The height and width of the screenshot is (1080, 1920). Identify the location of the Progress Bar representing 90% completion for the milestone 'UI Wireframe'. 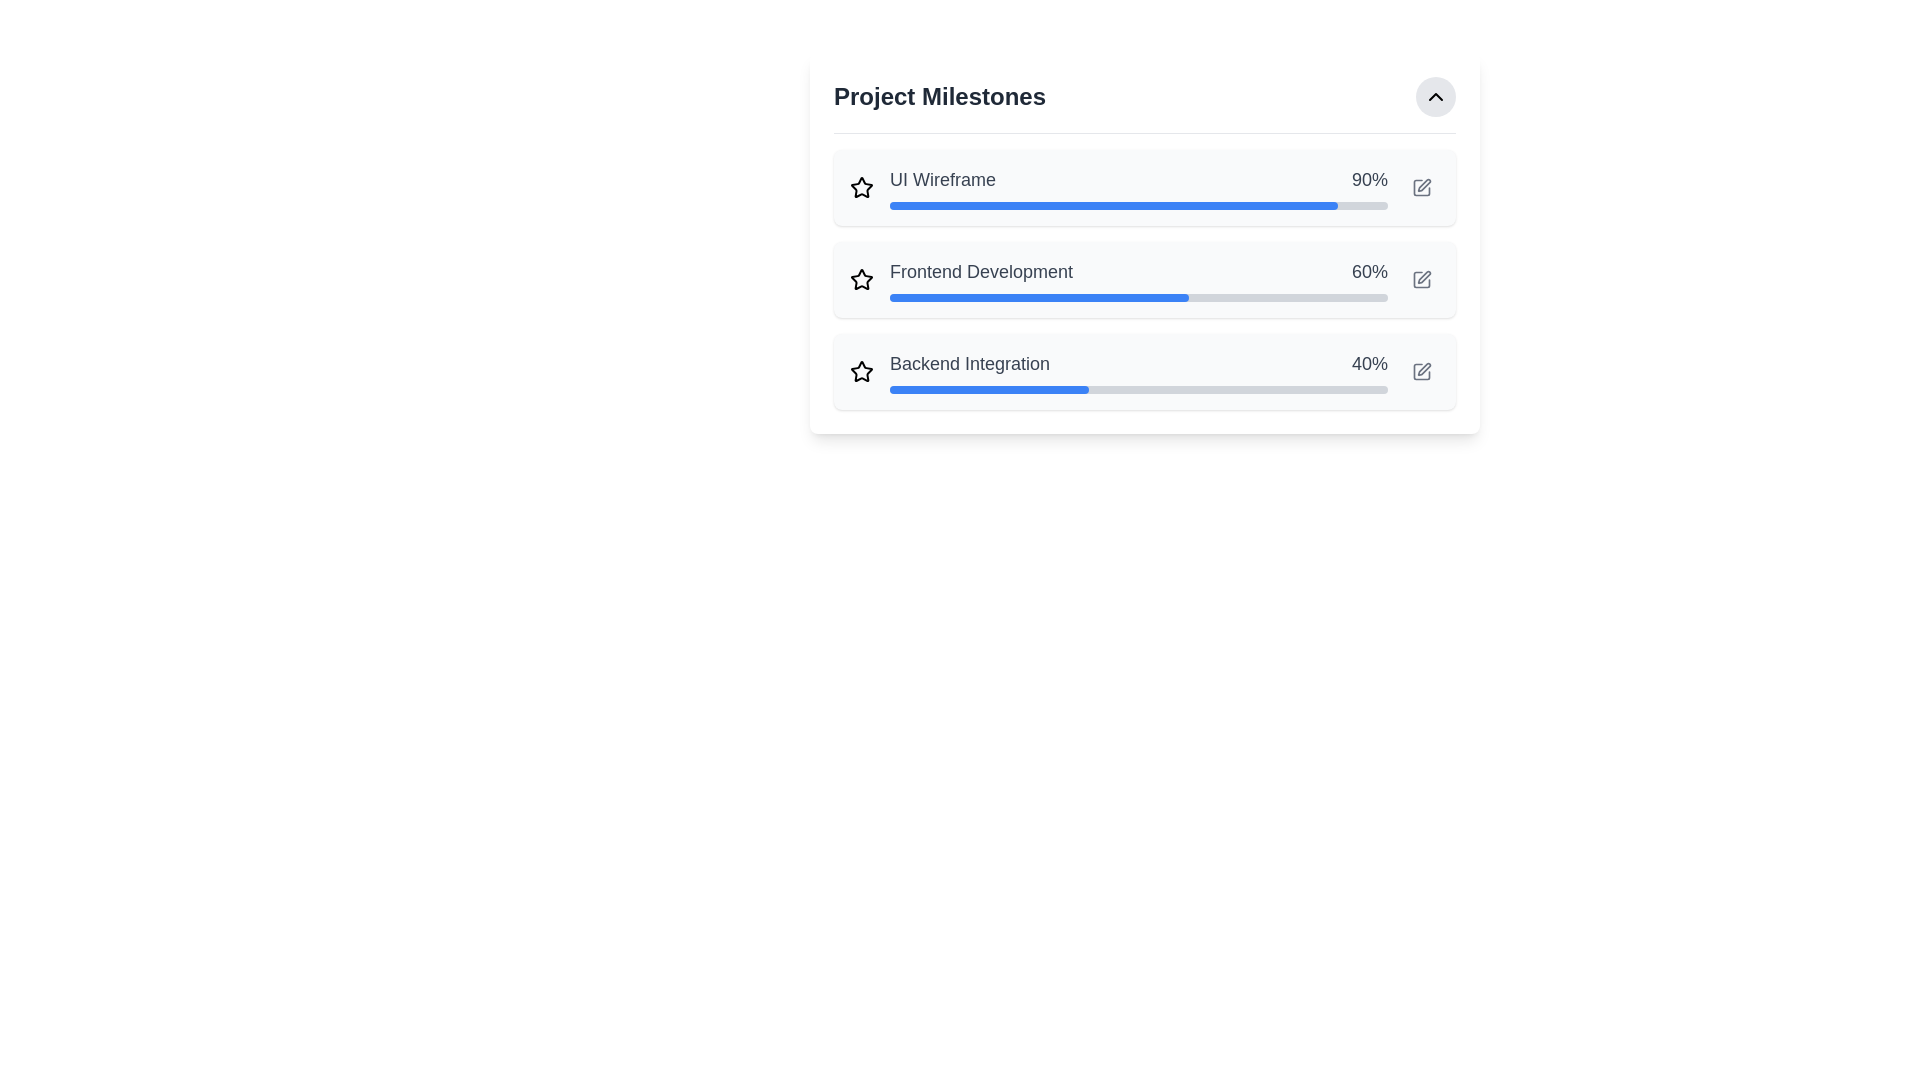
(1138, 205).